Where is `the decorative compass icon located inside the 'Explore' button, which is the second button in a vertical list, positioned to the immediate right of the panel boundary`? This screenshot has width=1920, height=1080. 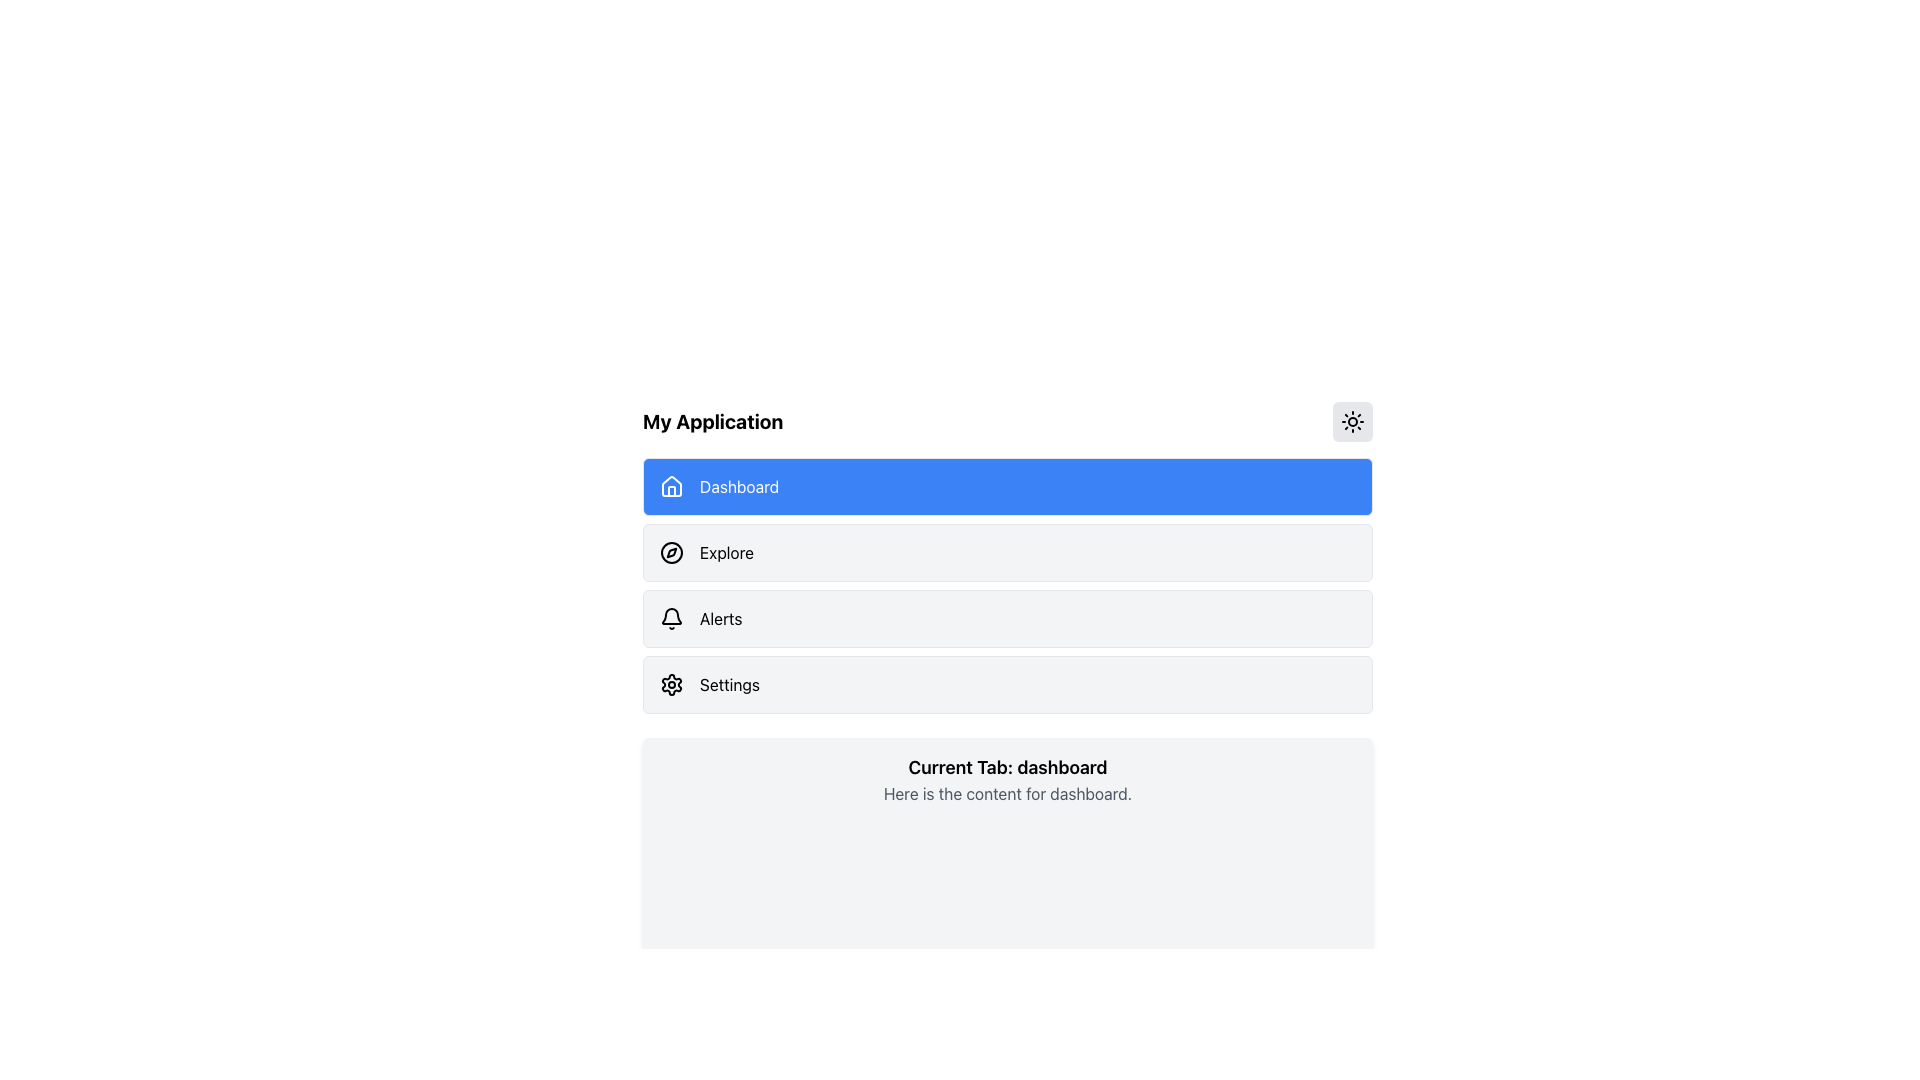
the decorative compass icon located inside the 'Explore' button, which is the second button in a vertical list, positioned to the immediate right of the panel boundary is located at coordinates (672, 552).